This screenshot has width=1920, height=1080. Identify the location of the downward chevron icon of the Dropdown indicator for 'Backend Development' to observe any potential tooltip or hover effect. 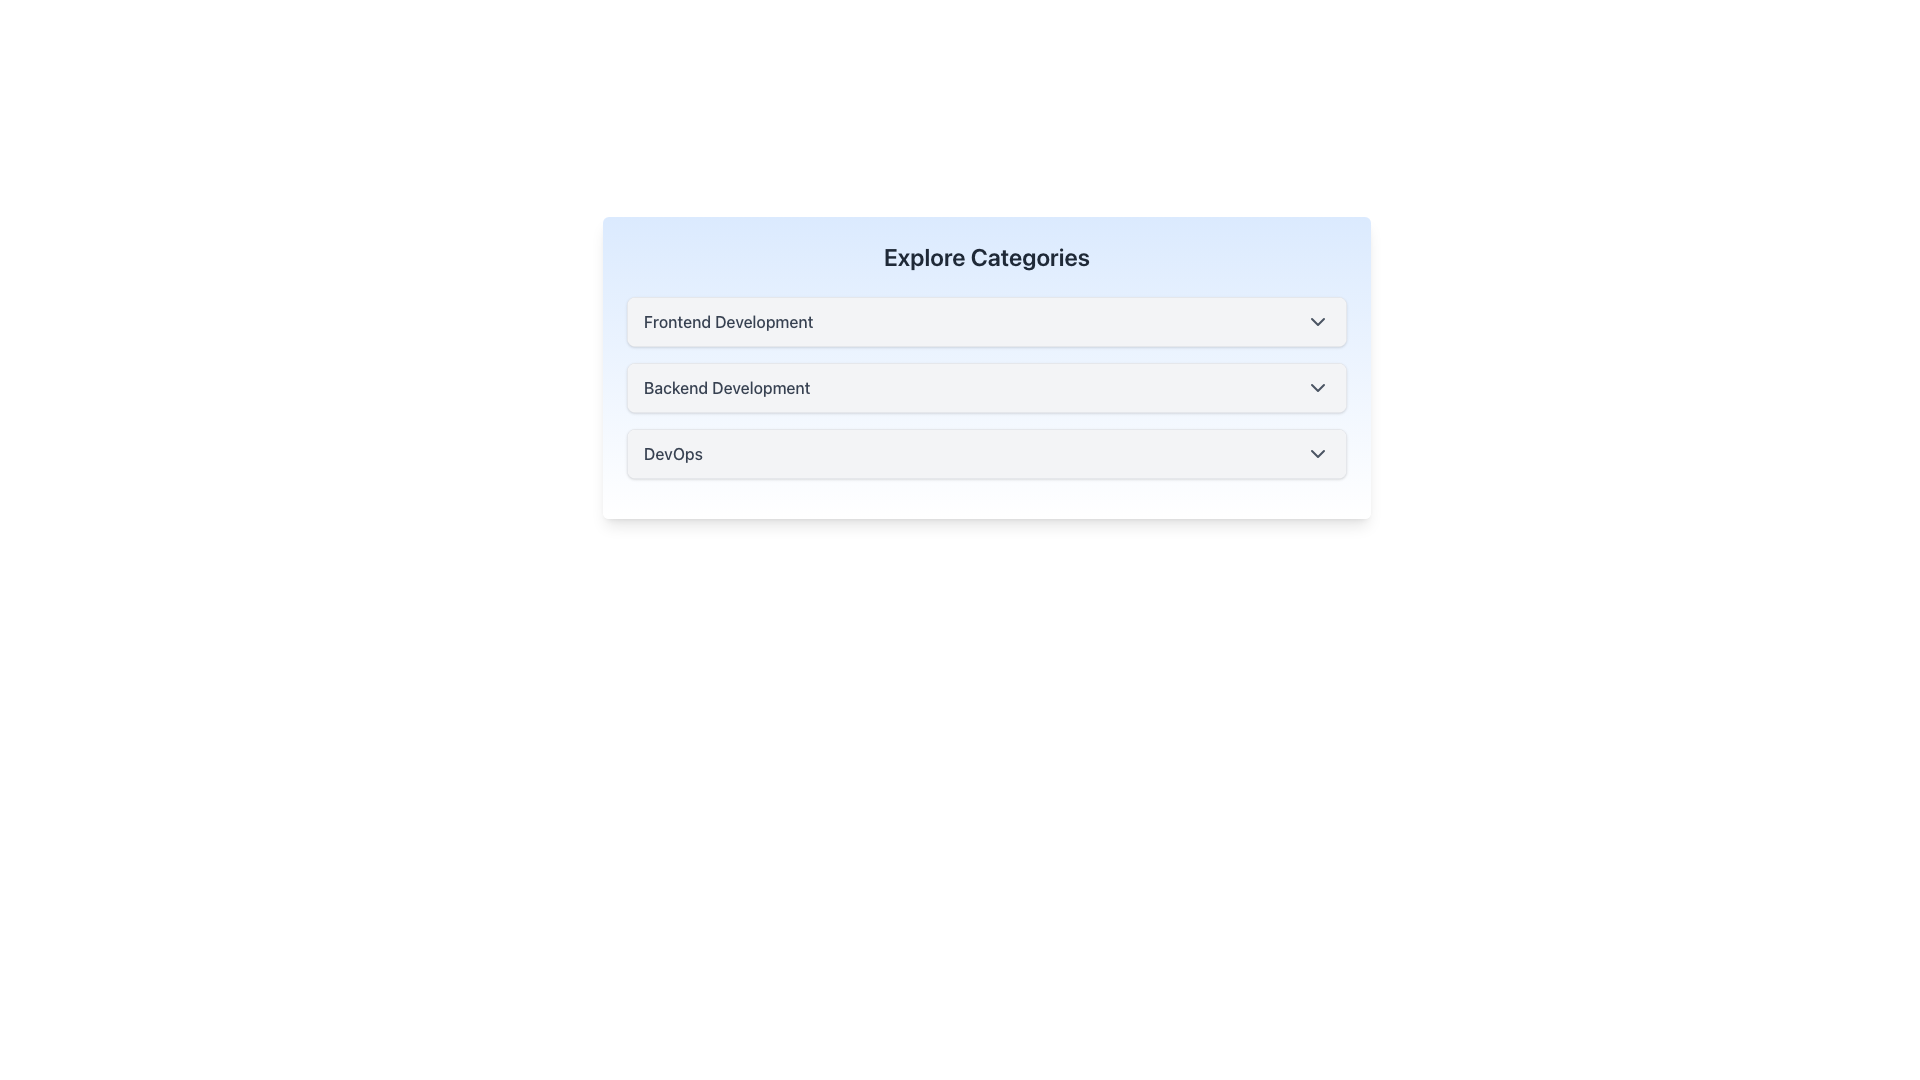
(1318, 388).